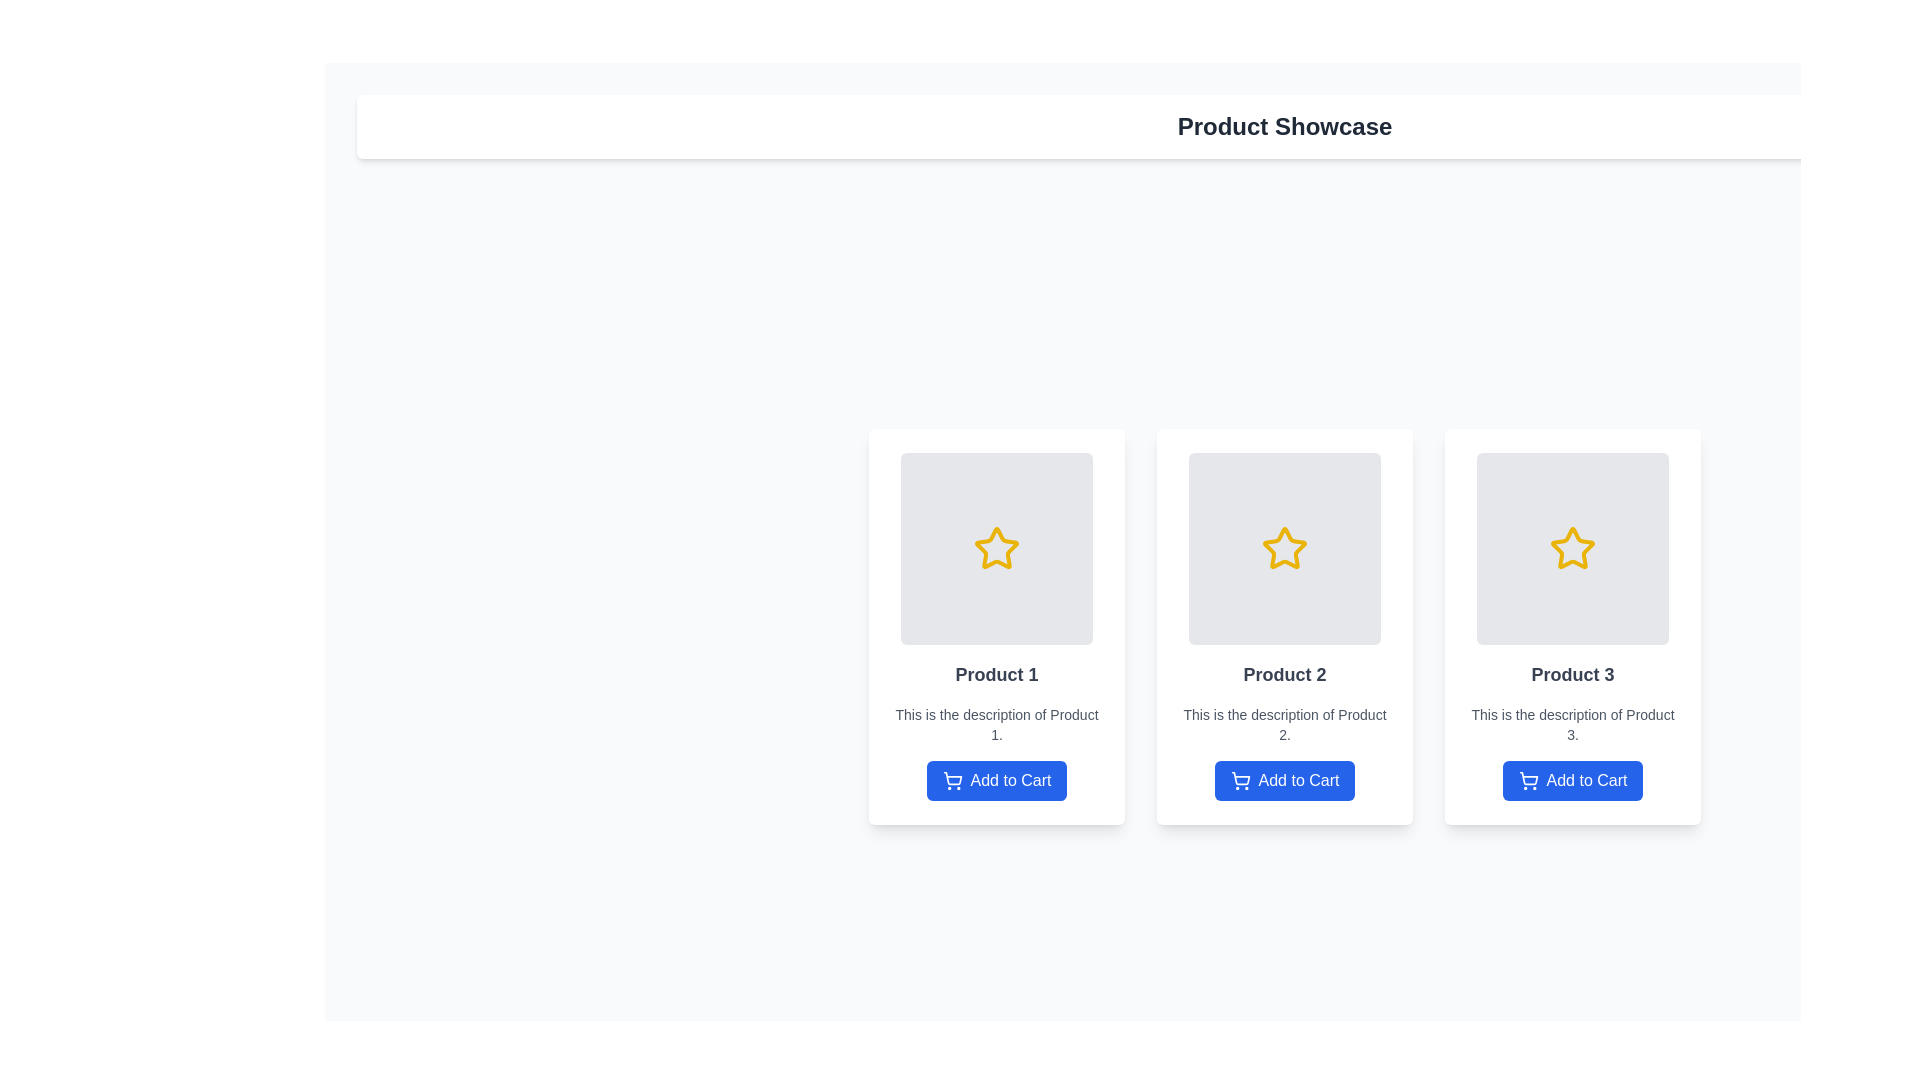 This screenshot has height=1080, width=1920. What do you see at coordinates (997, 548) in the screenshot?
I see `the yellow outlined star icon to favorite the product in the first product card` at bounding box center [997, 548].